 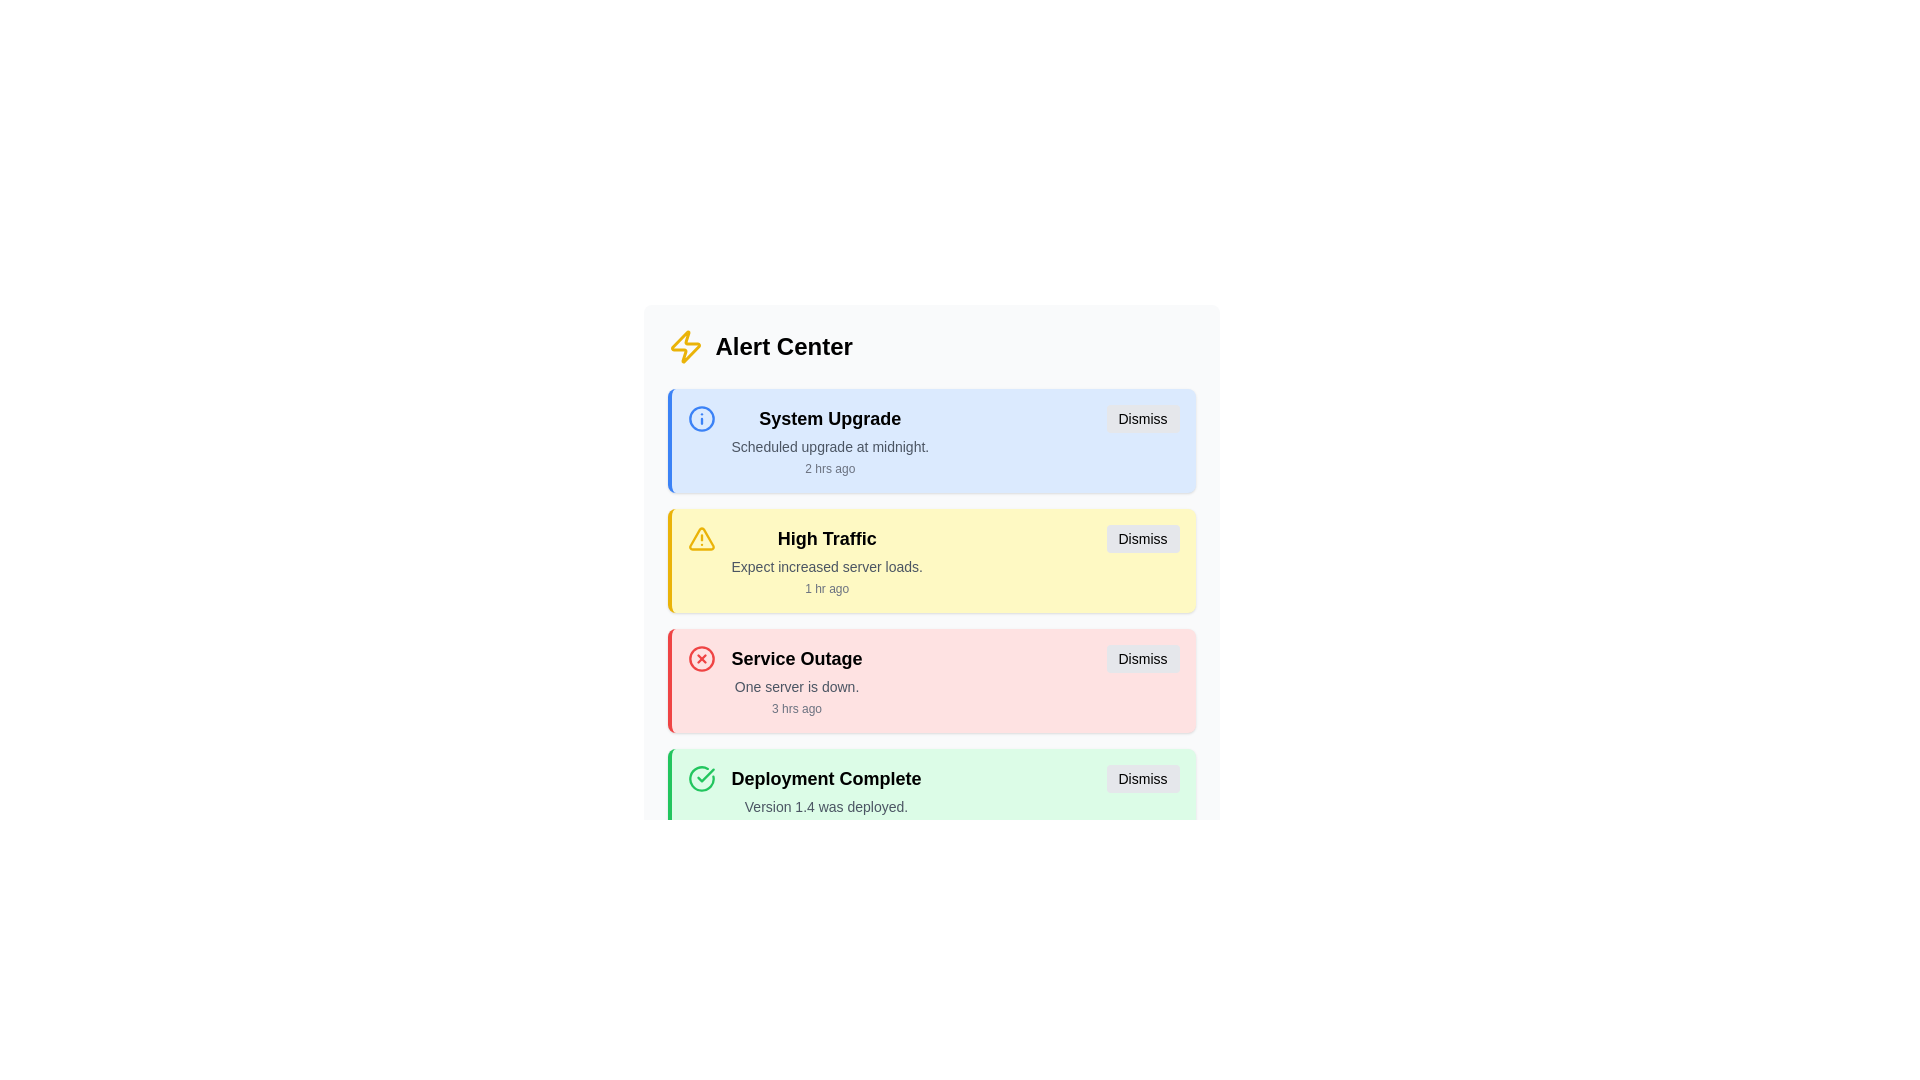 What do you see at coordinates (1142, 418) in the screenshot?
I see `the button in the top-right corner of the 'System Upgrade' notification card` at bounding box center [1142, 418].